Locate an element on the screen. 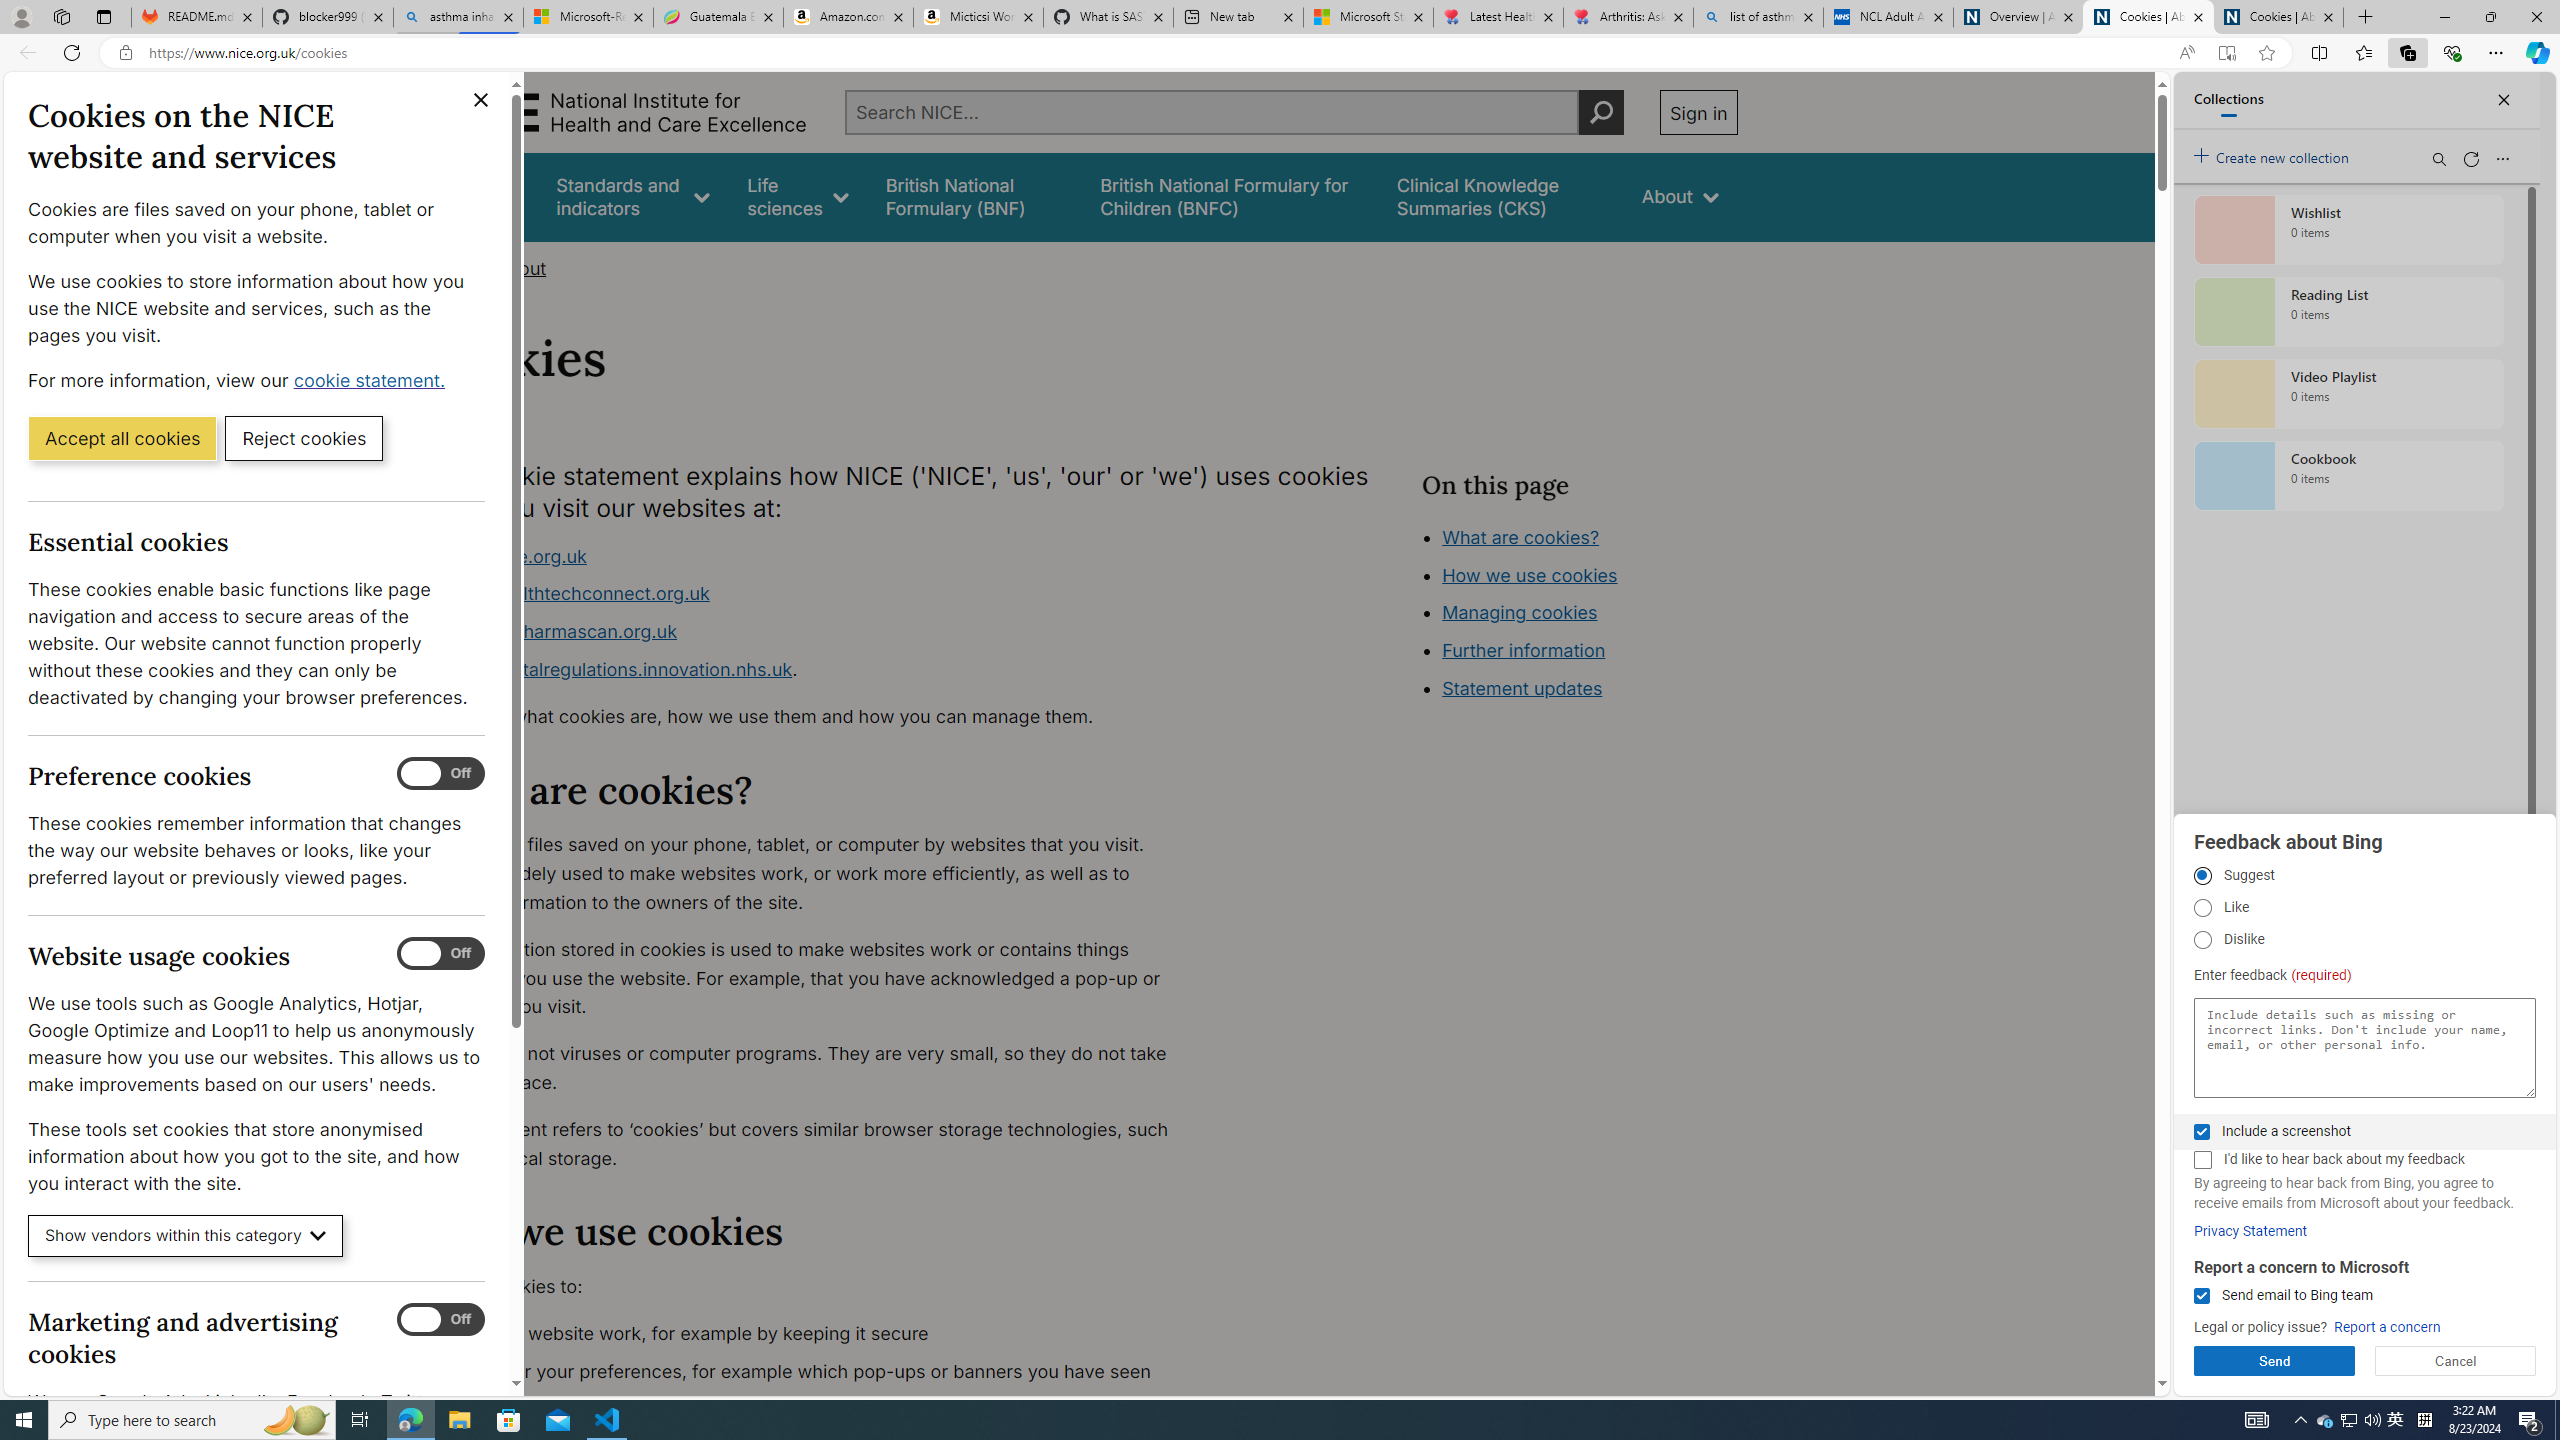  'Statement updates' is located at coordinates (1520, 689).